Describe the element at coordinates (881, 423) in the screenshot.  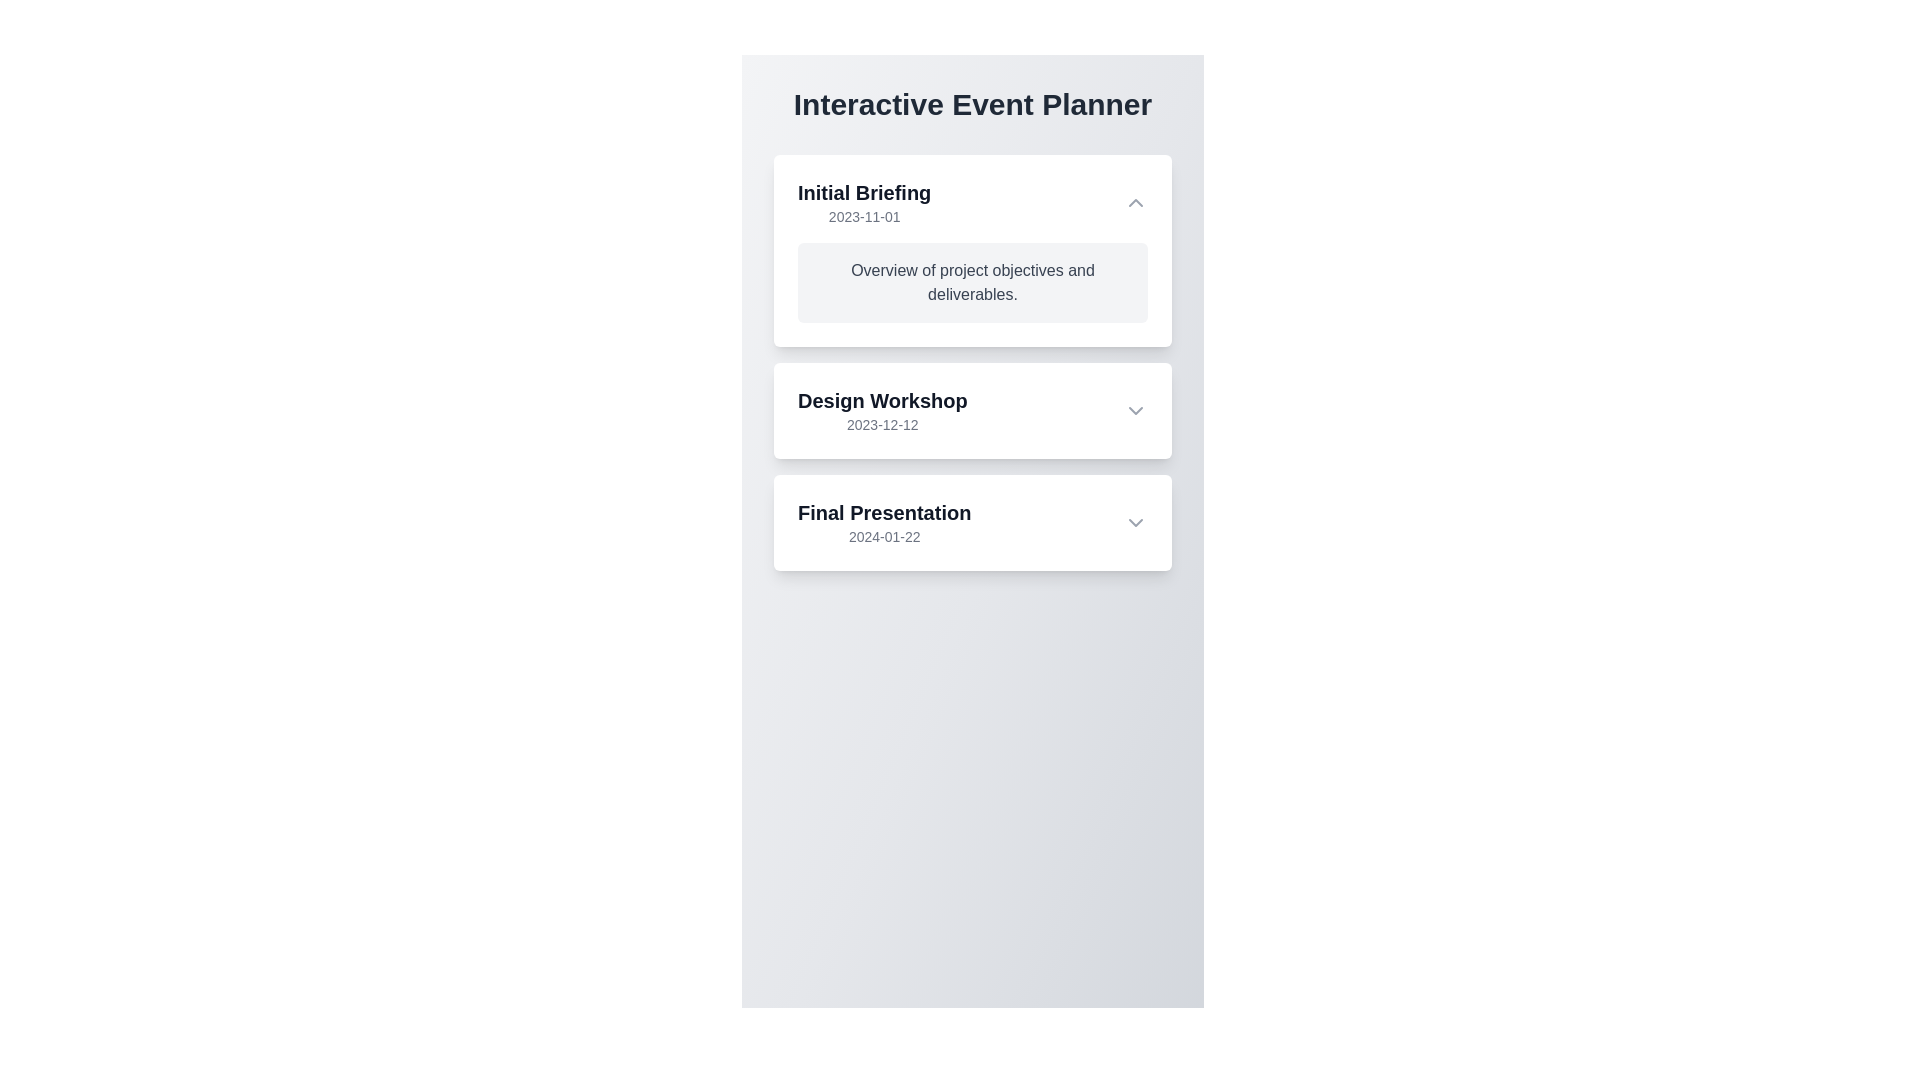
I see `date text '2023-12-12' located directly below the title 'Design Workshop' in the second card of the vertically-stacked list` at that location.